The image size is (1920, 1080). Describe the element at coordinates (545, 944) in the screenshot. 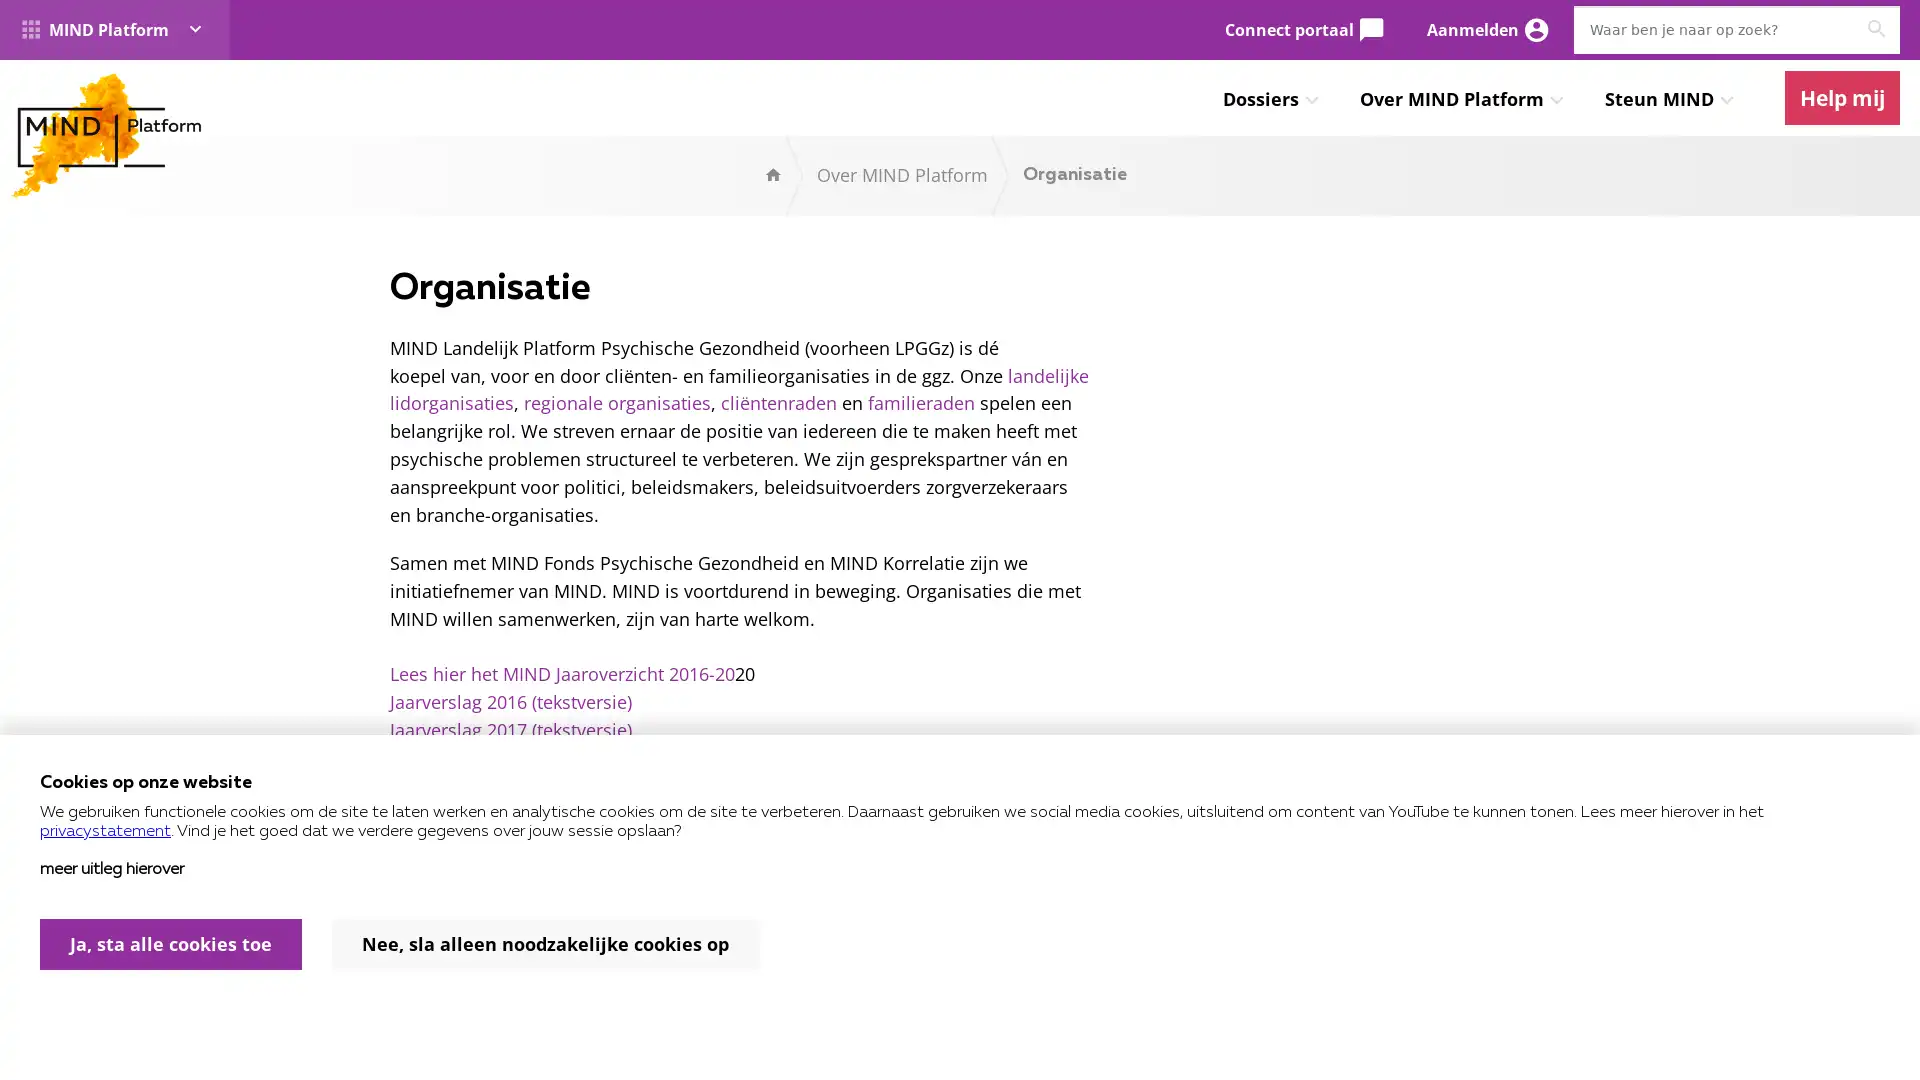

I see `Nee, sla alleen noodzakelijke cookies op` at that location.